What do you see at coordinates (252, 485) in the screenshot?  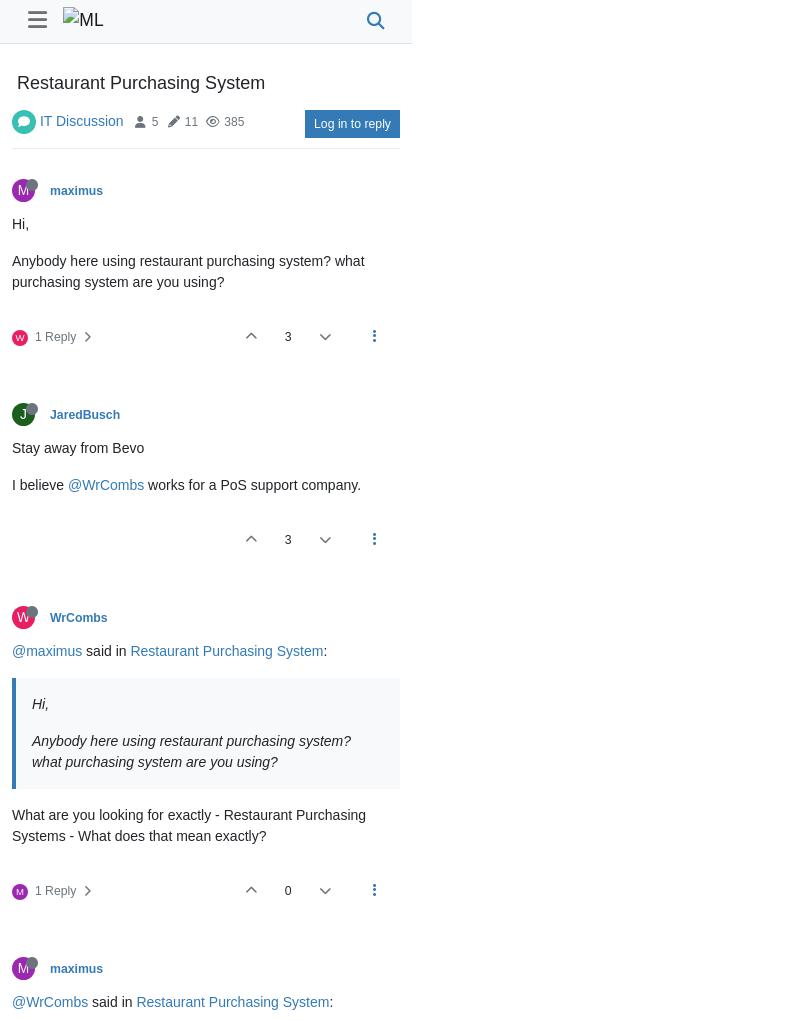 I see `'works for a PoS support company.'` at bounding box center [252, 485].